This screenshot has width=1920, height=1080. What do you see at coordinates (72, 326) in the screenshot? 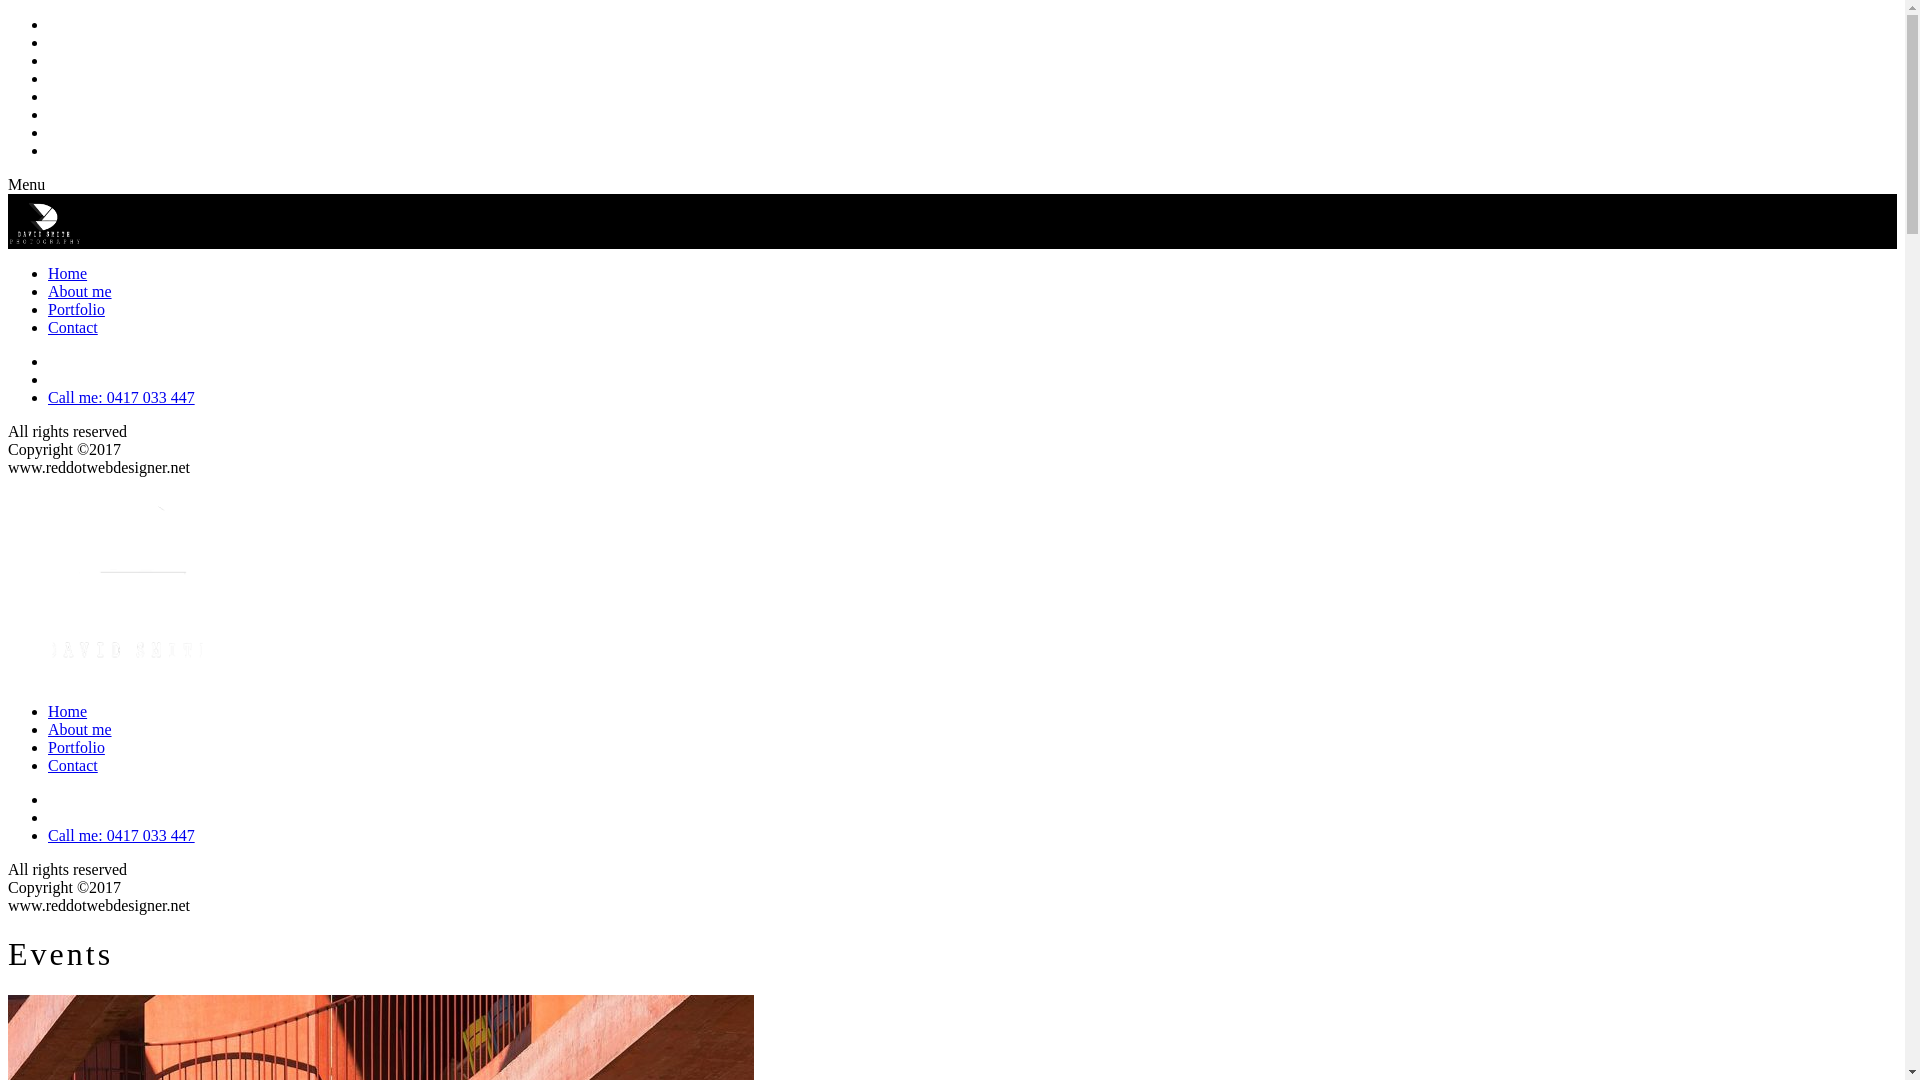
I see `'Contact'` at bounding box center [72, 326].